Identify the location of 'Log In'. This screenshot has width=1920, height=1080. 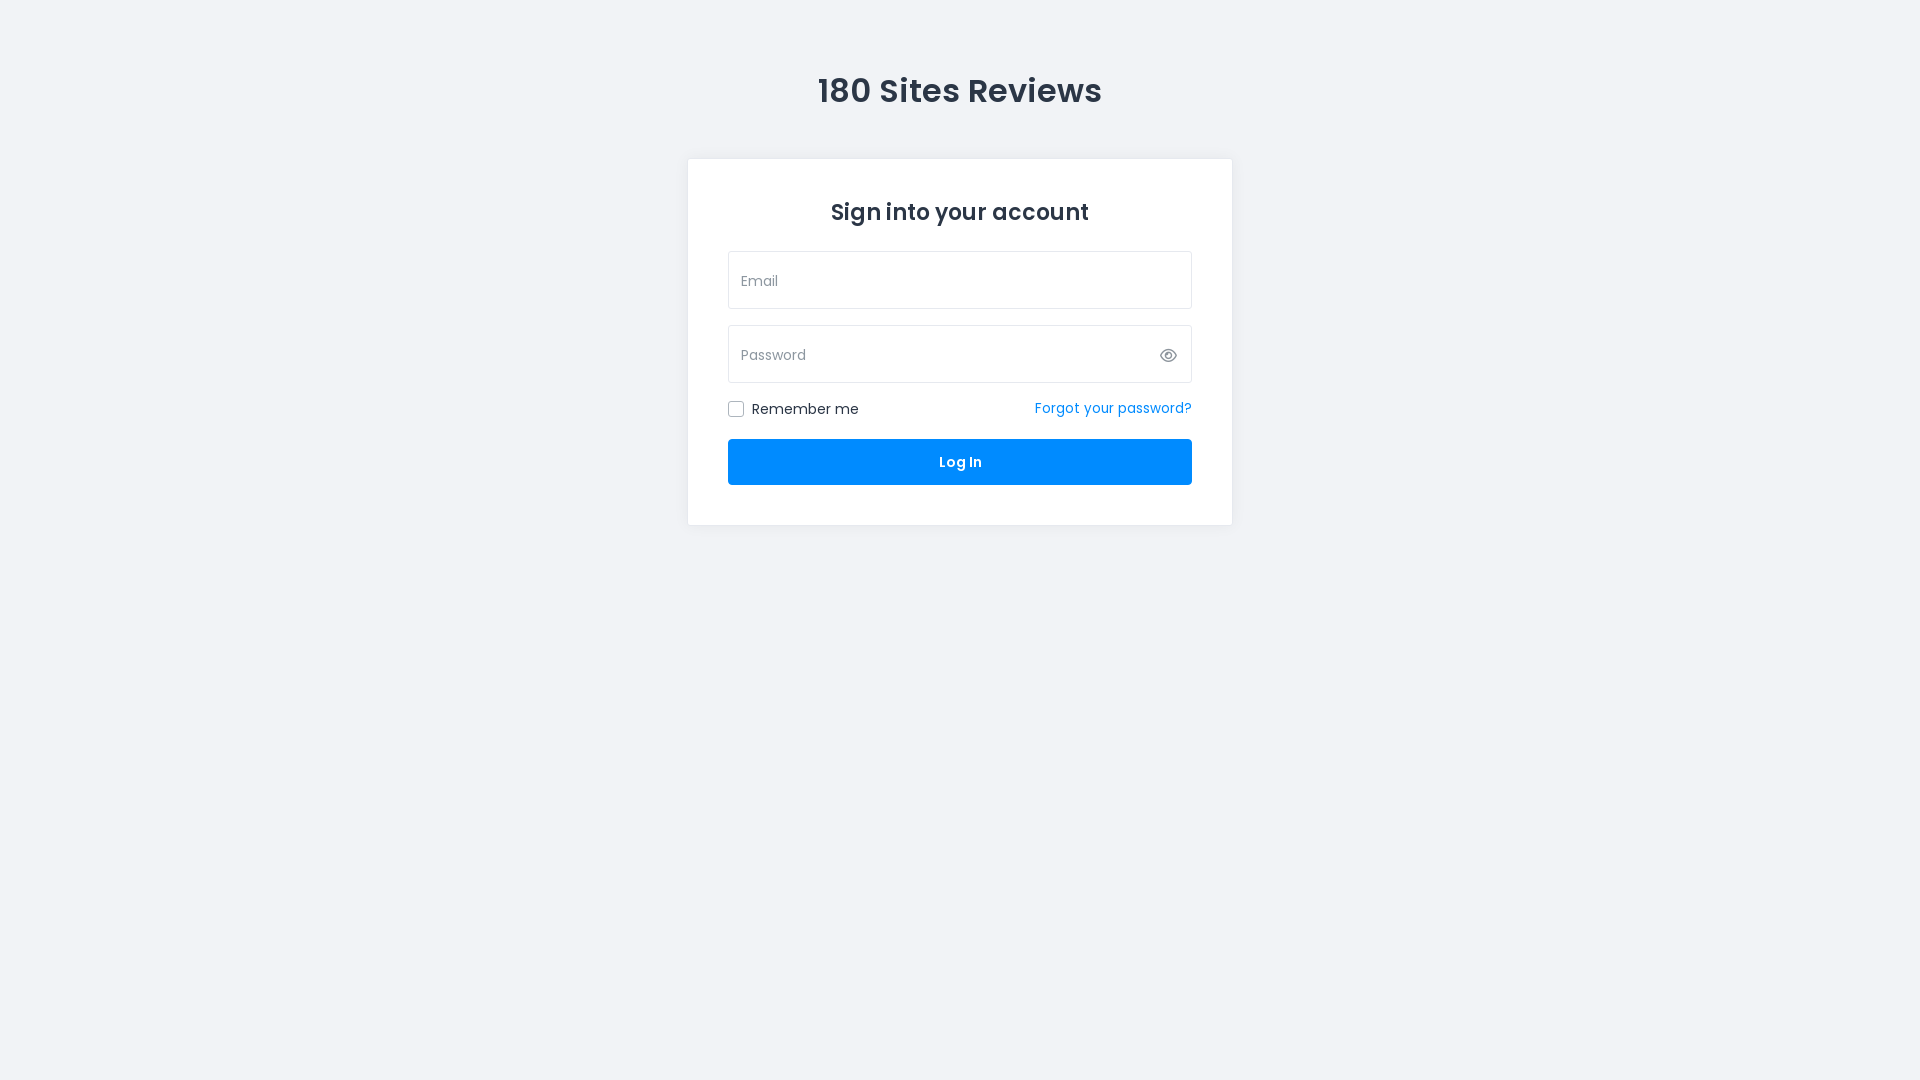
(960, 462).